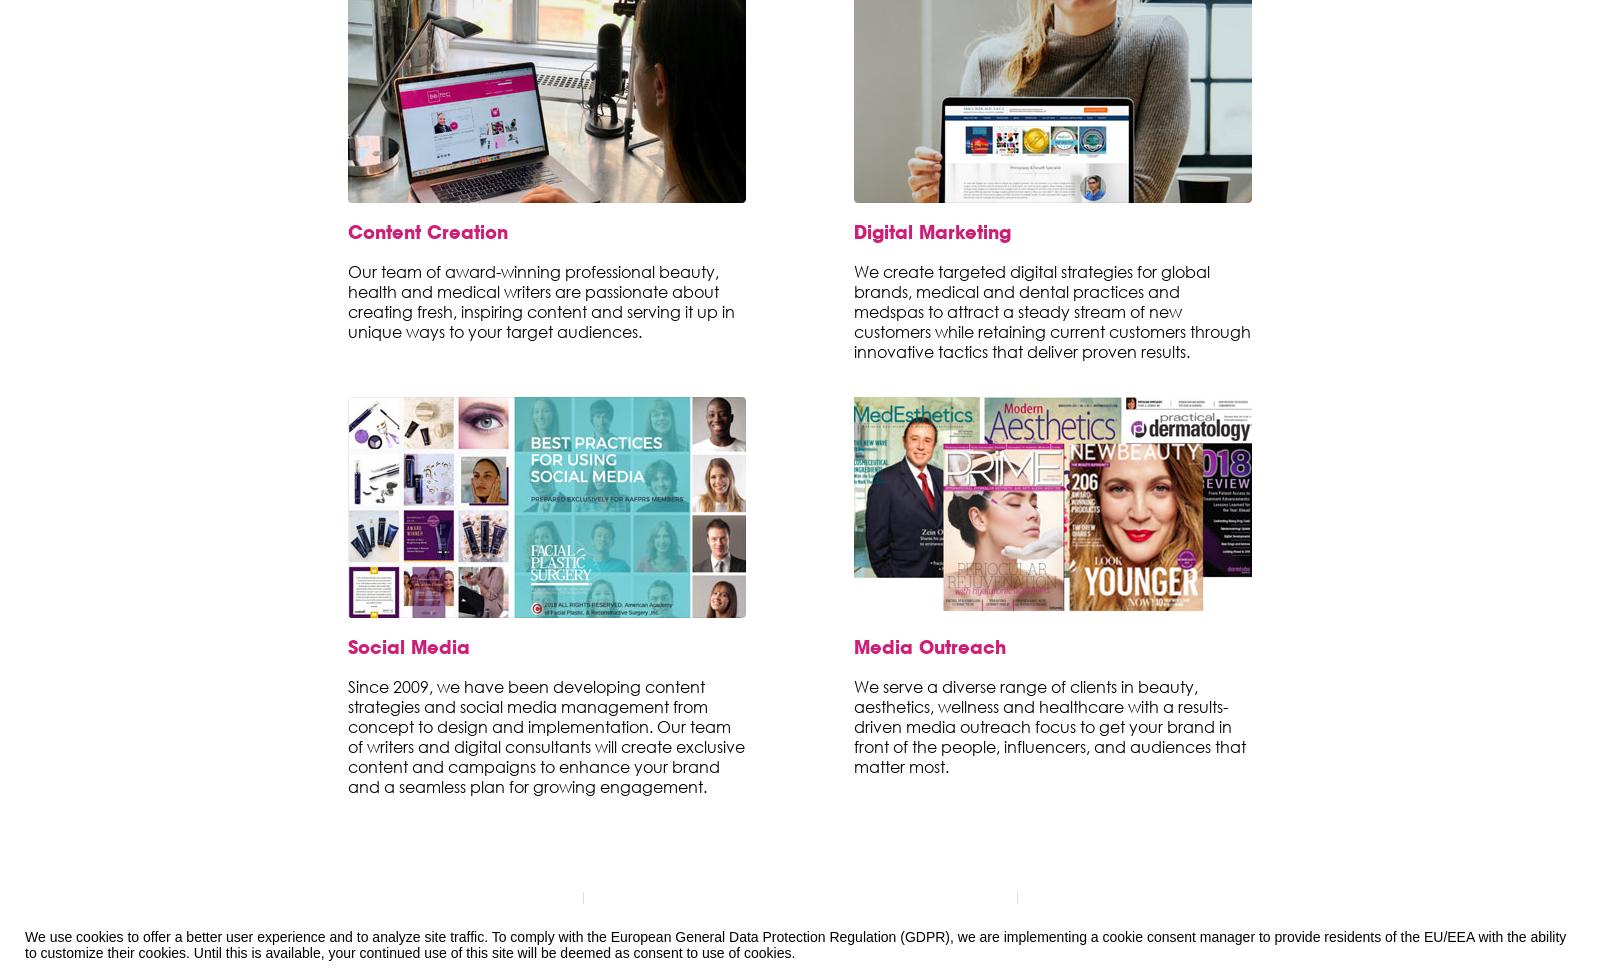  What do you see at coordinates (545, 735) in the screenshot?
I see `'Since 2009, we have been developing content strategies and social media management from concept to design and implementation. Our team of writers and digital consultants will create exclusive content and campaigns to enhance your brand and a seamless plan for growing engagement.'` at bounding box center [545, 735].